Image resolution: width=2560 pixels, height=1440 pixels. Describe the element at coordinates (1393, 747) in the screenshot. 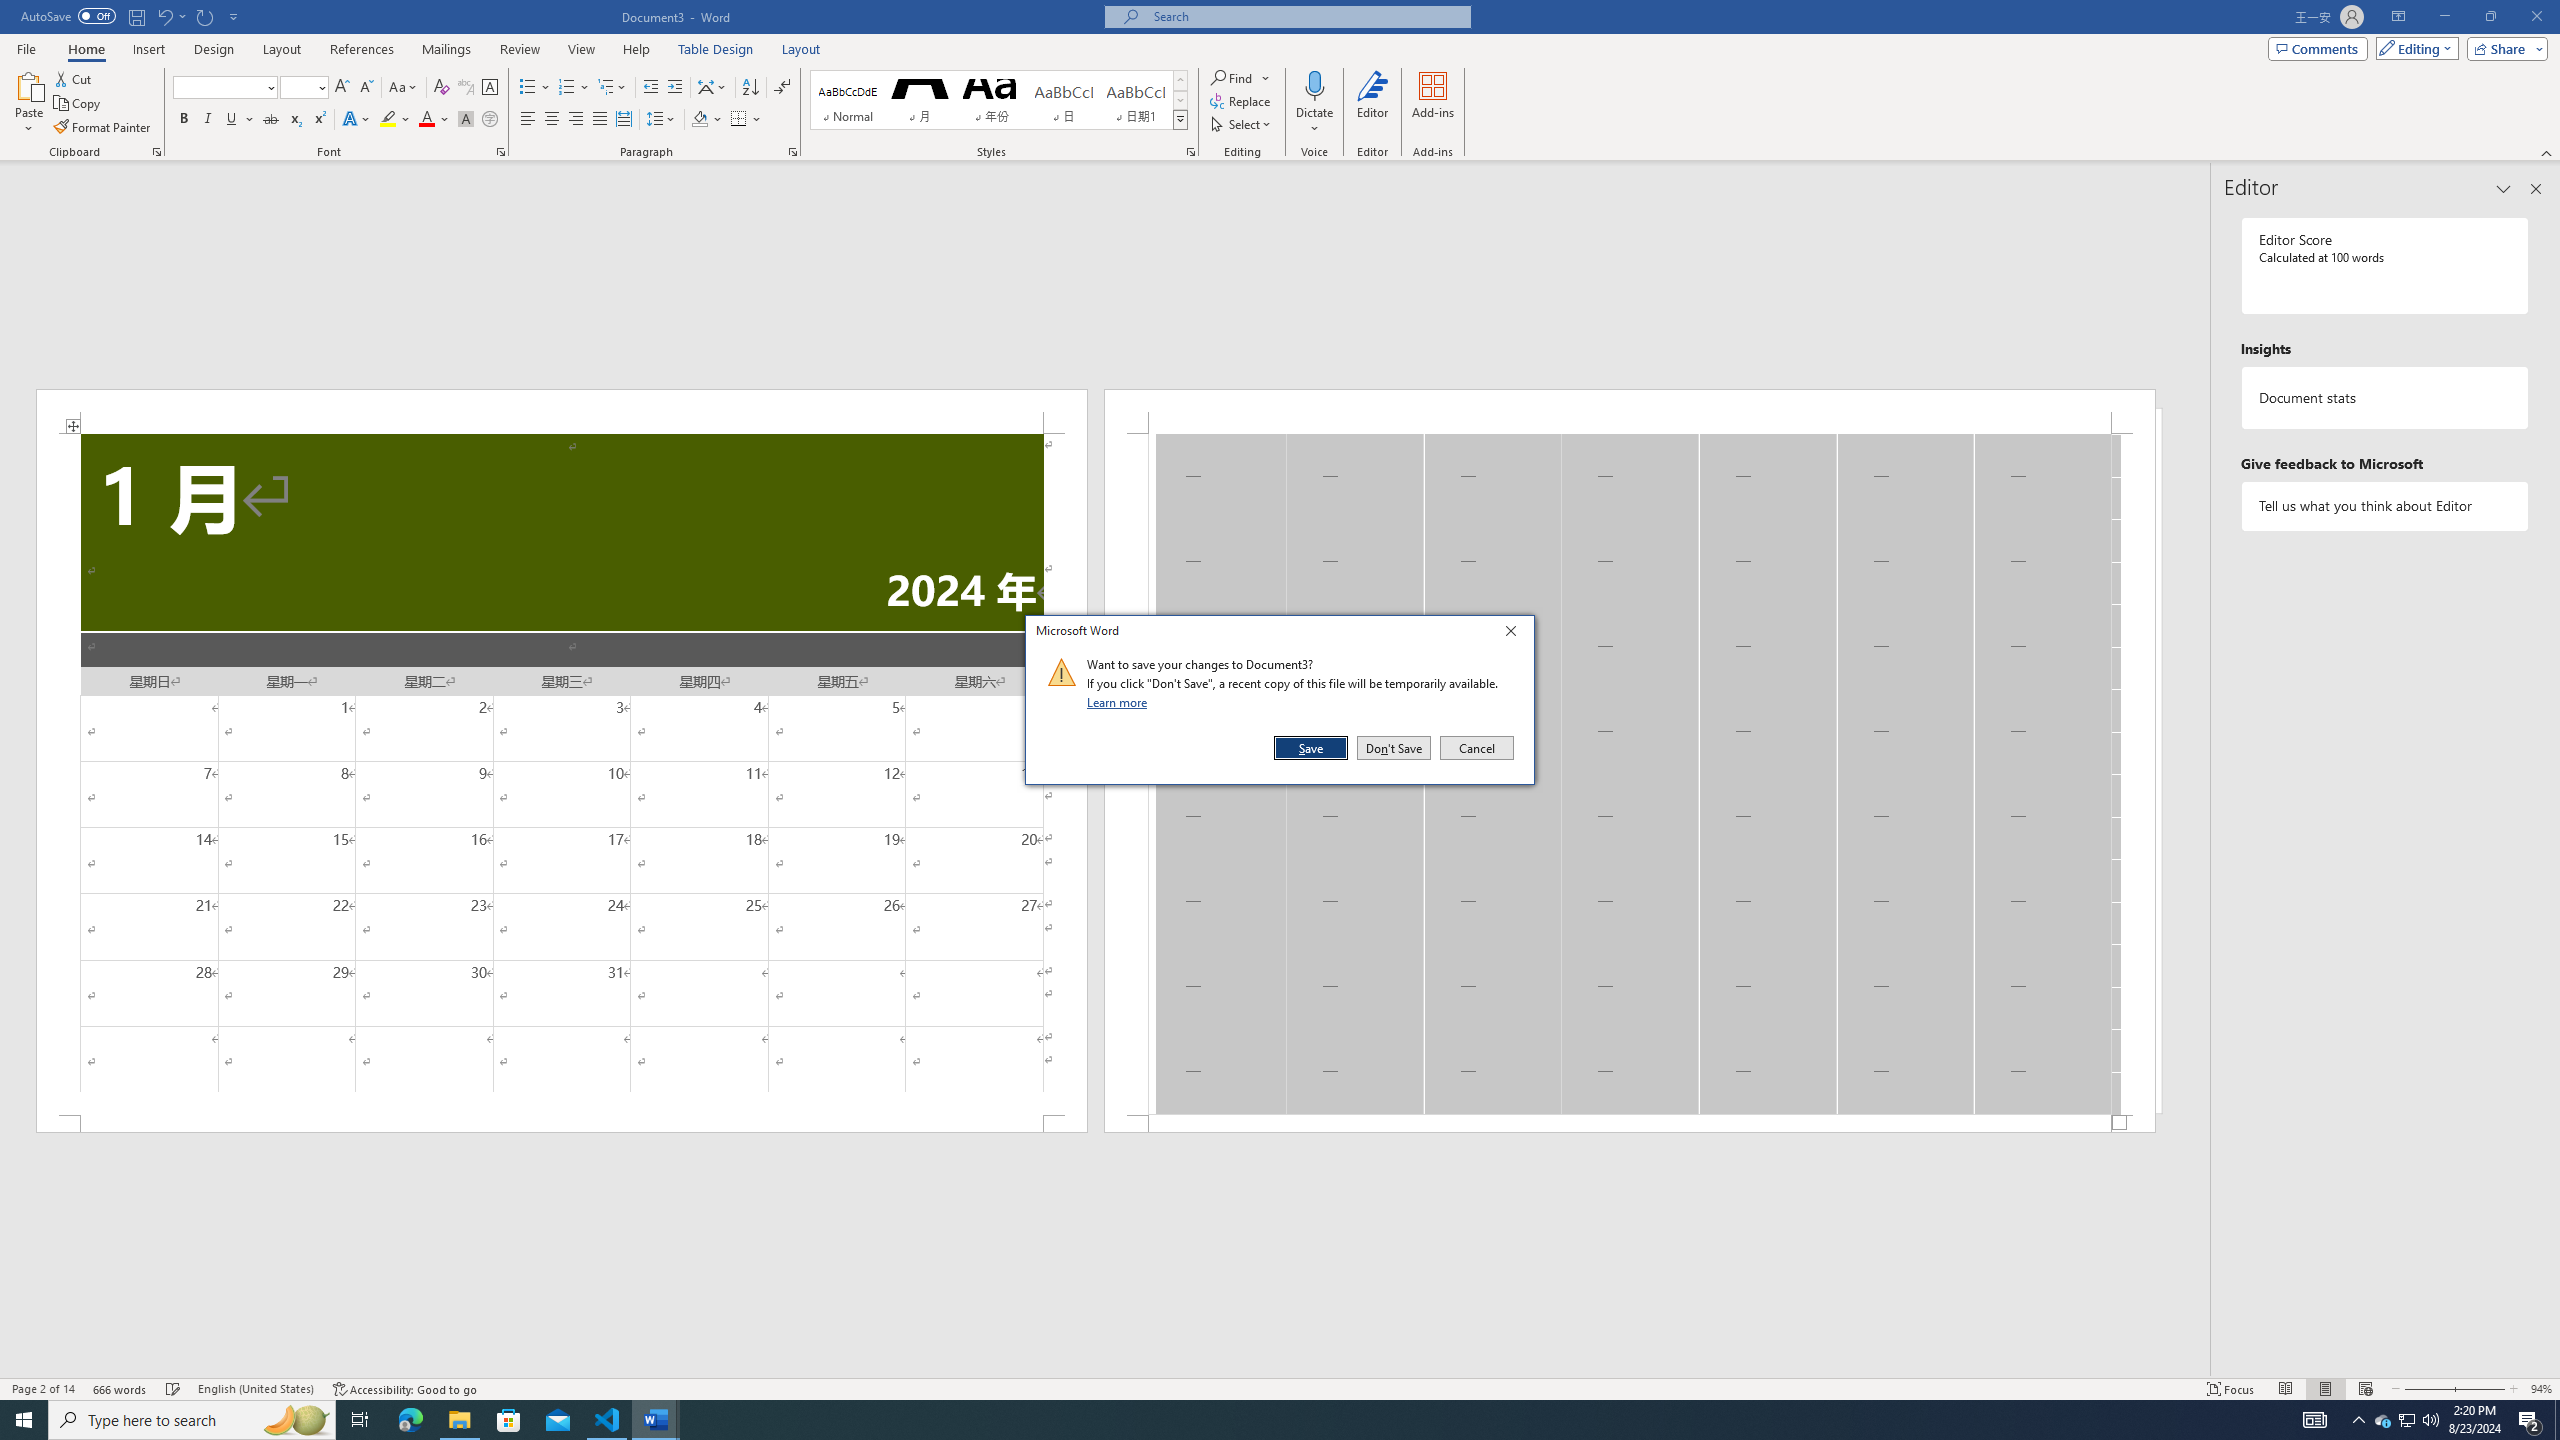

I see `'Don'` at that location.